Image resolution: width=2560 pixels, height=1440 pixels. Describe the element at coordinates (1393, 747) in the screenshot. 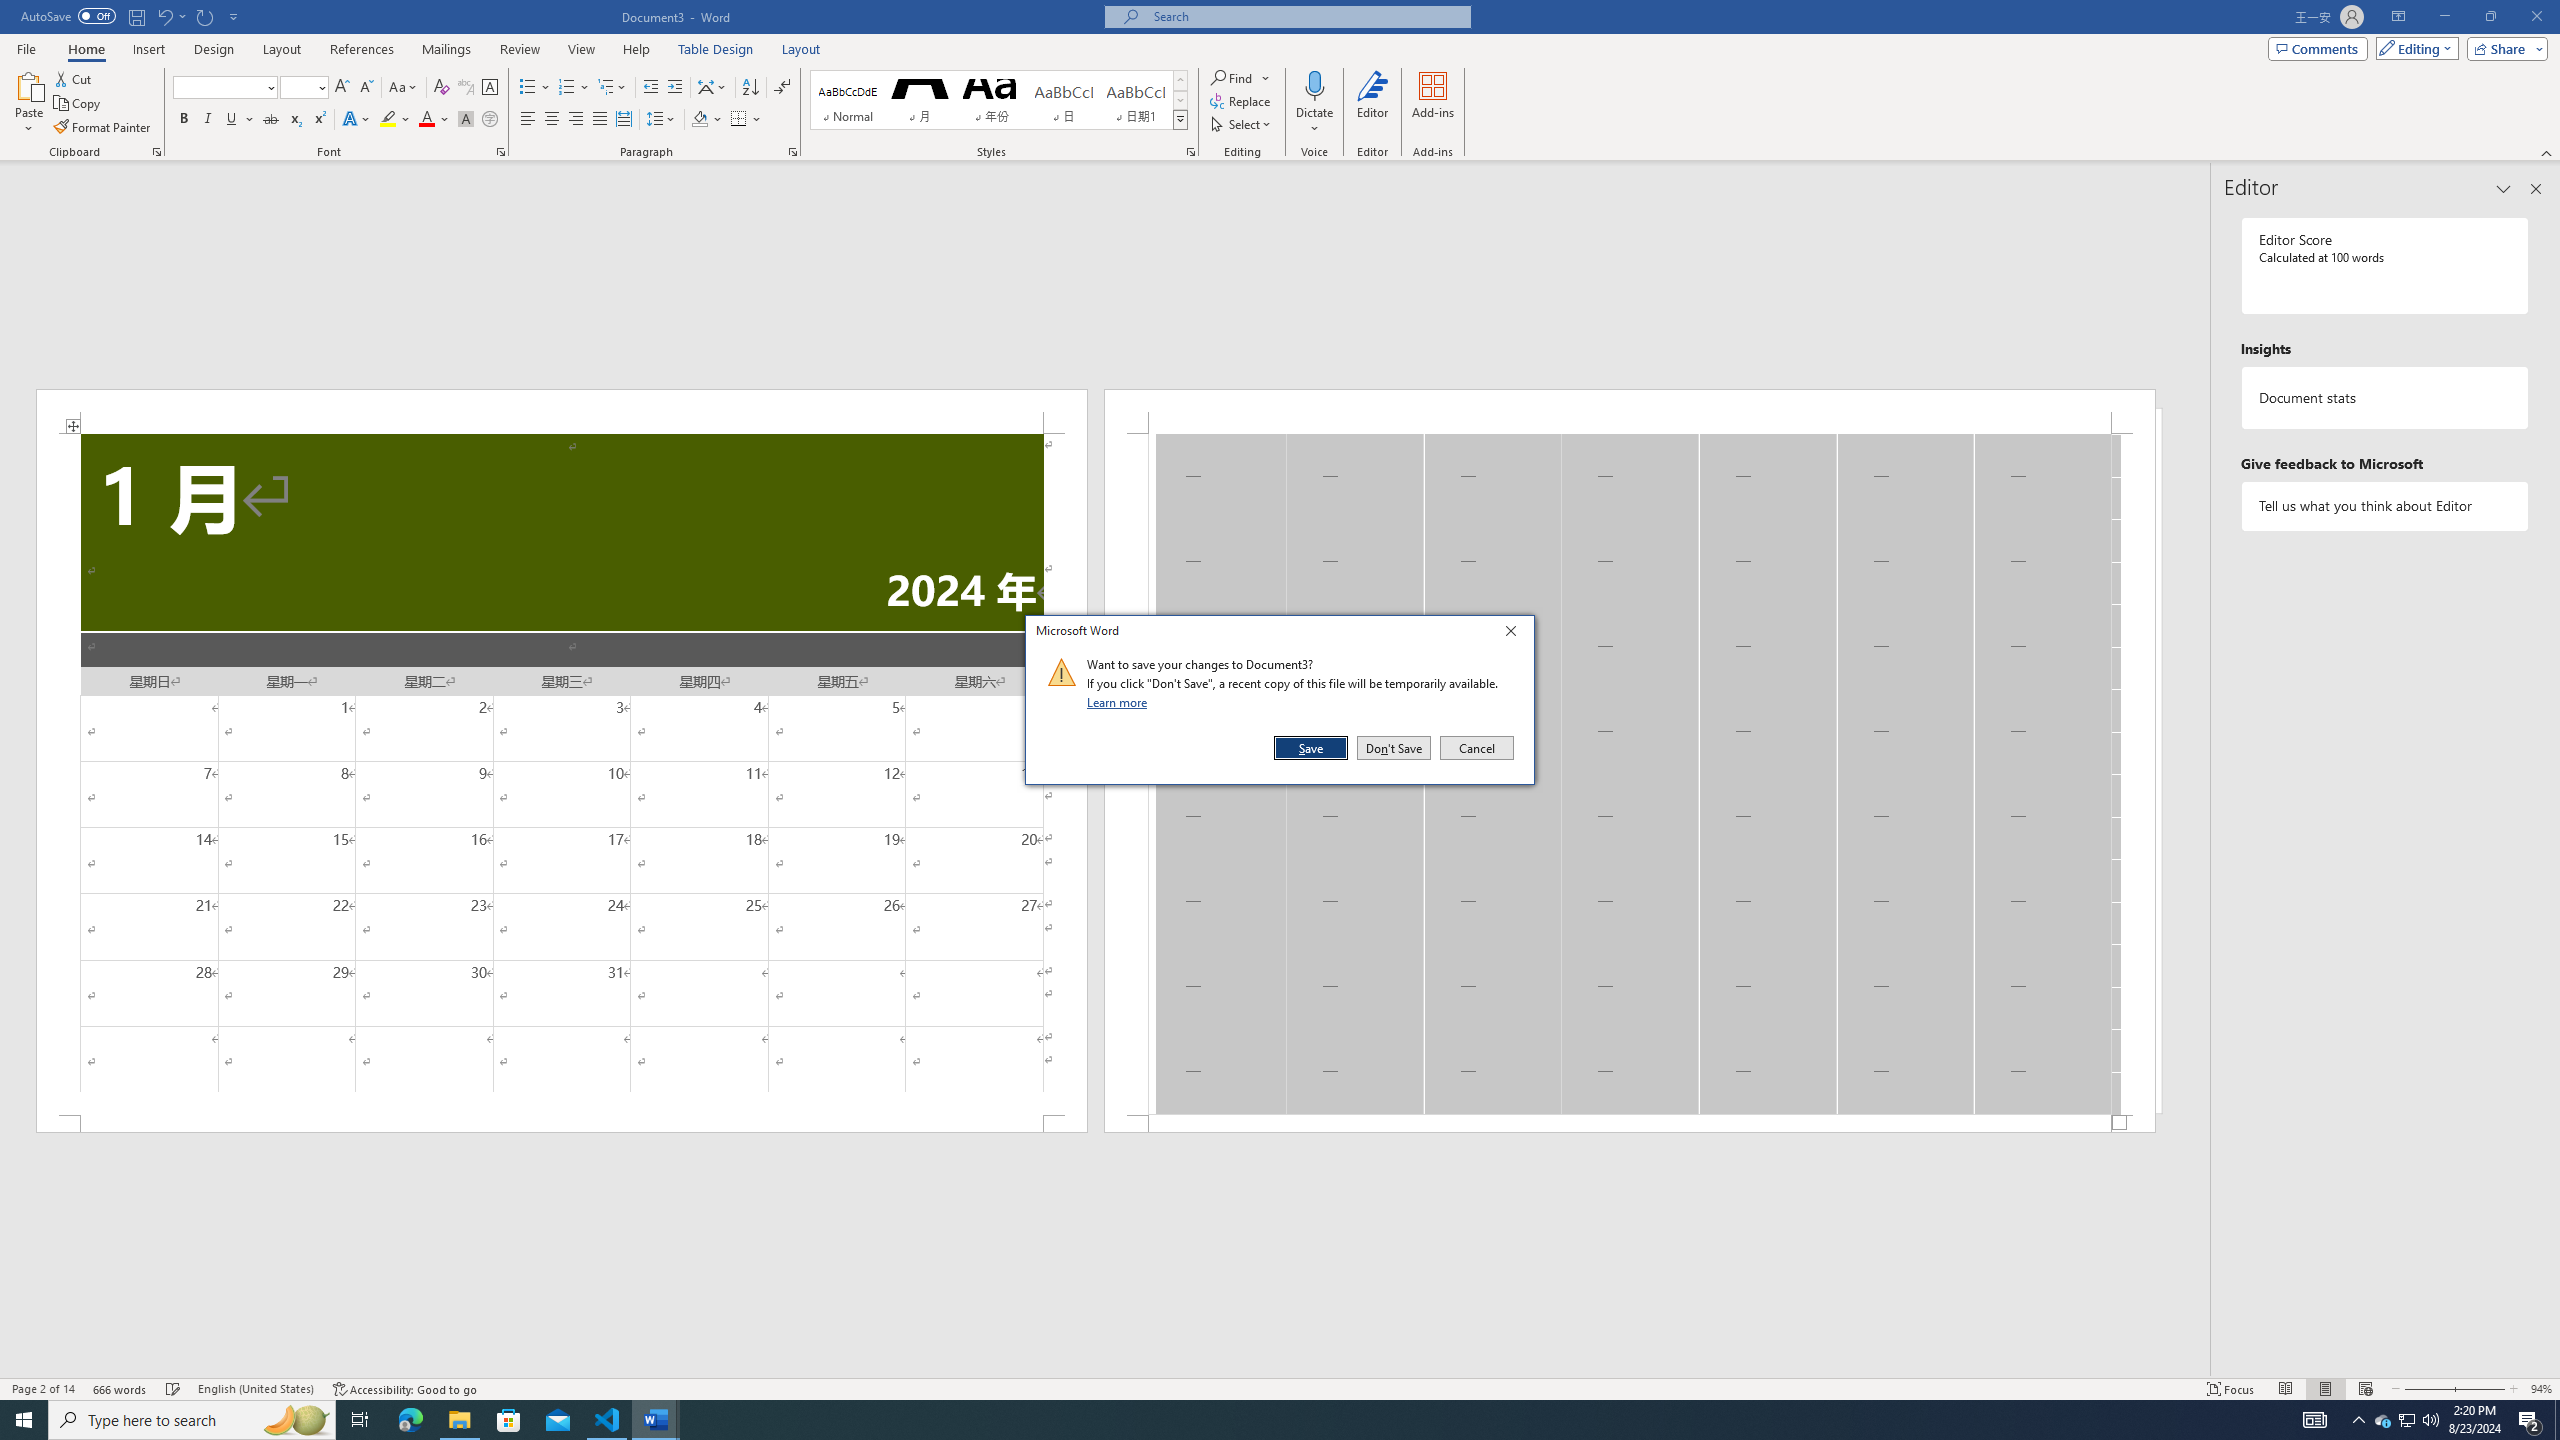

I see `'Don'` at that location.